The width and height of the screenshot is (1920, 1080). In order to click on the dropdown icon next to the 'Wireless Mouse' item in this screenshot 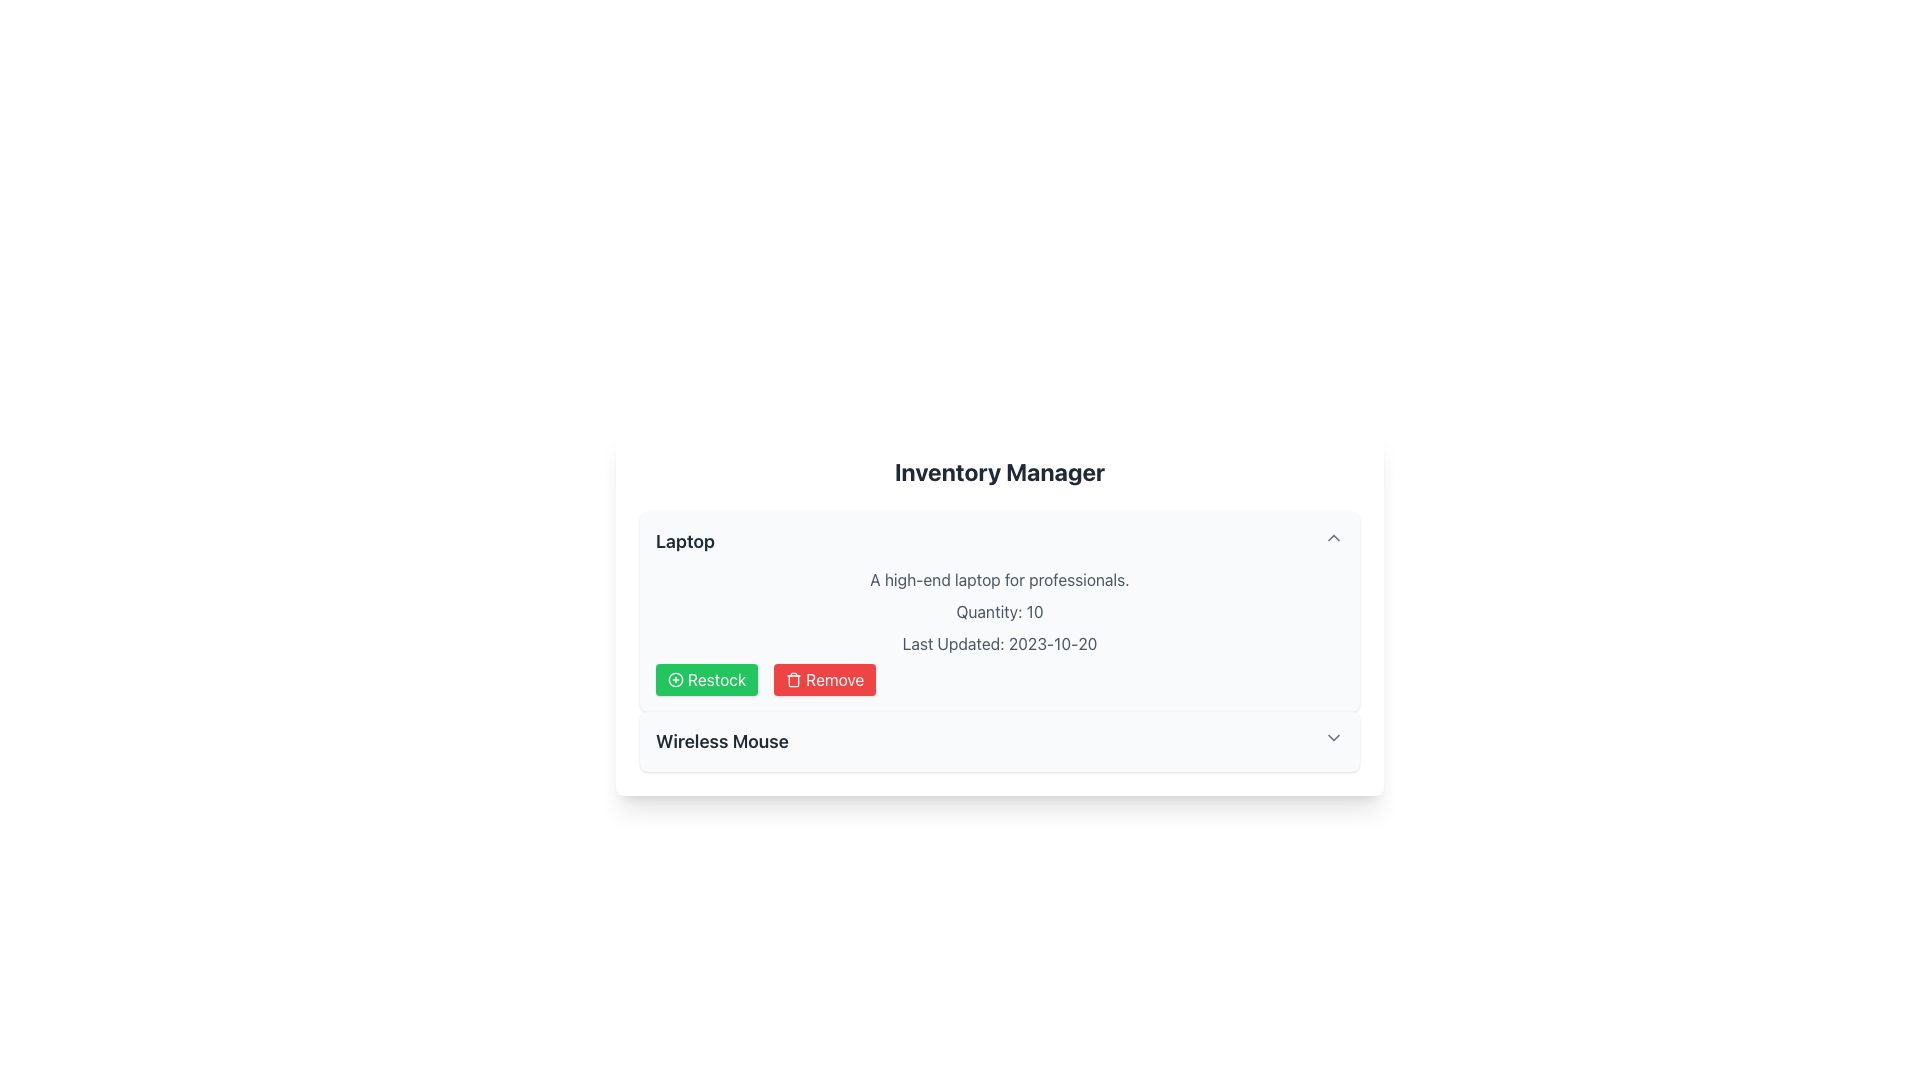, I will do `click(1334, 737)`.